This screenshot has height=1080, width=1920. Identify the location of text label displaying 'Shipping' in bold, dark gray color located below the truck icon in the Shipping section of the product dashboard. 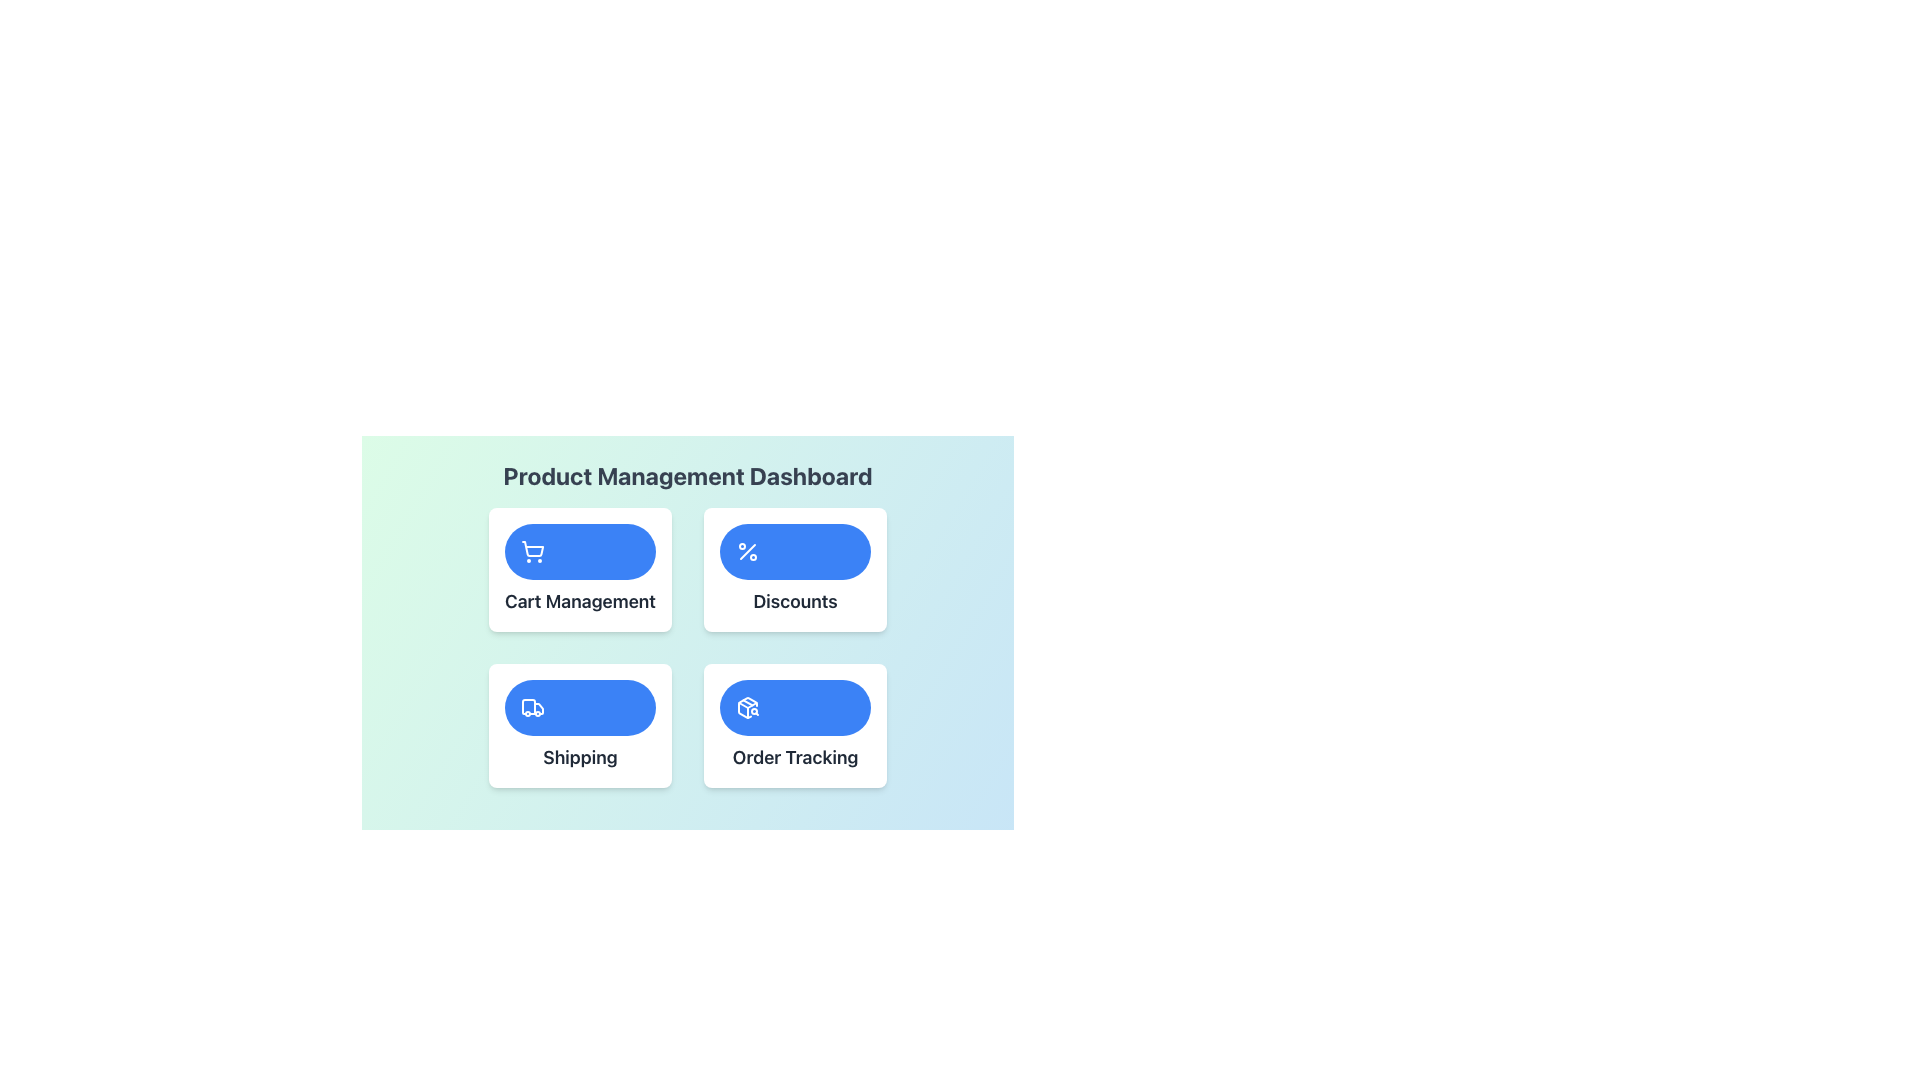
(579, 758).